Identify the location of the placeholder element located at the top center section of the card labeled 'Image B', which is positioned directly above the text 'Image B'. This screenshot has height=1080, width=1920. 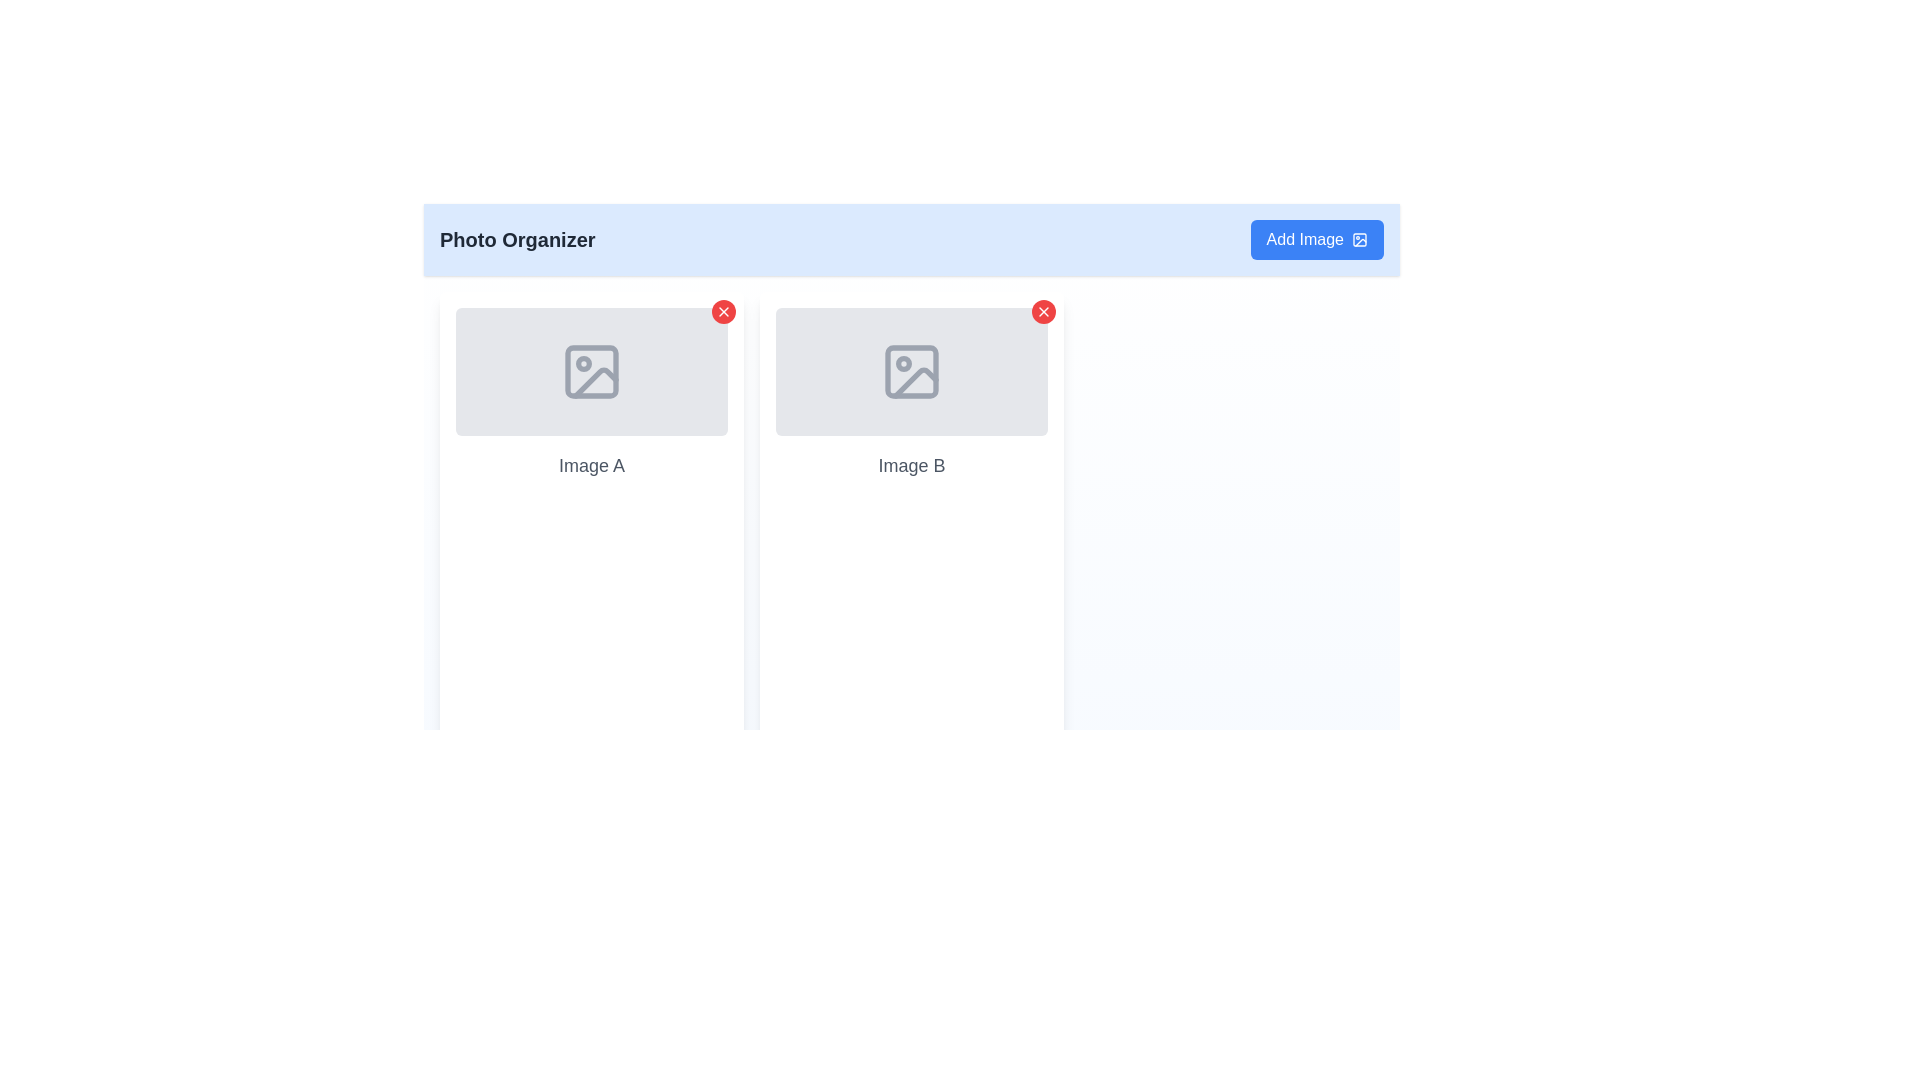
(911, 371).